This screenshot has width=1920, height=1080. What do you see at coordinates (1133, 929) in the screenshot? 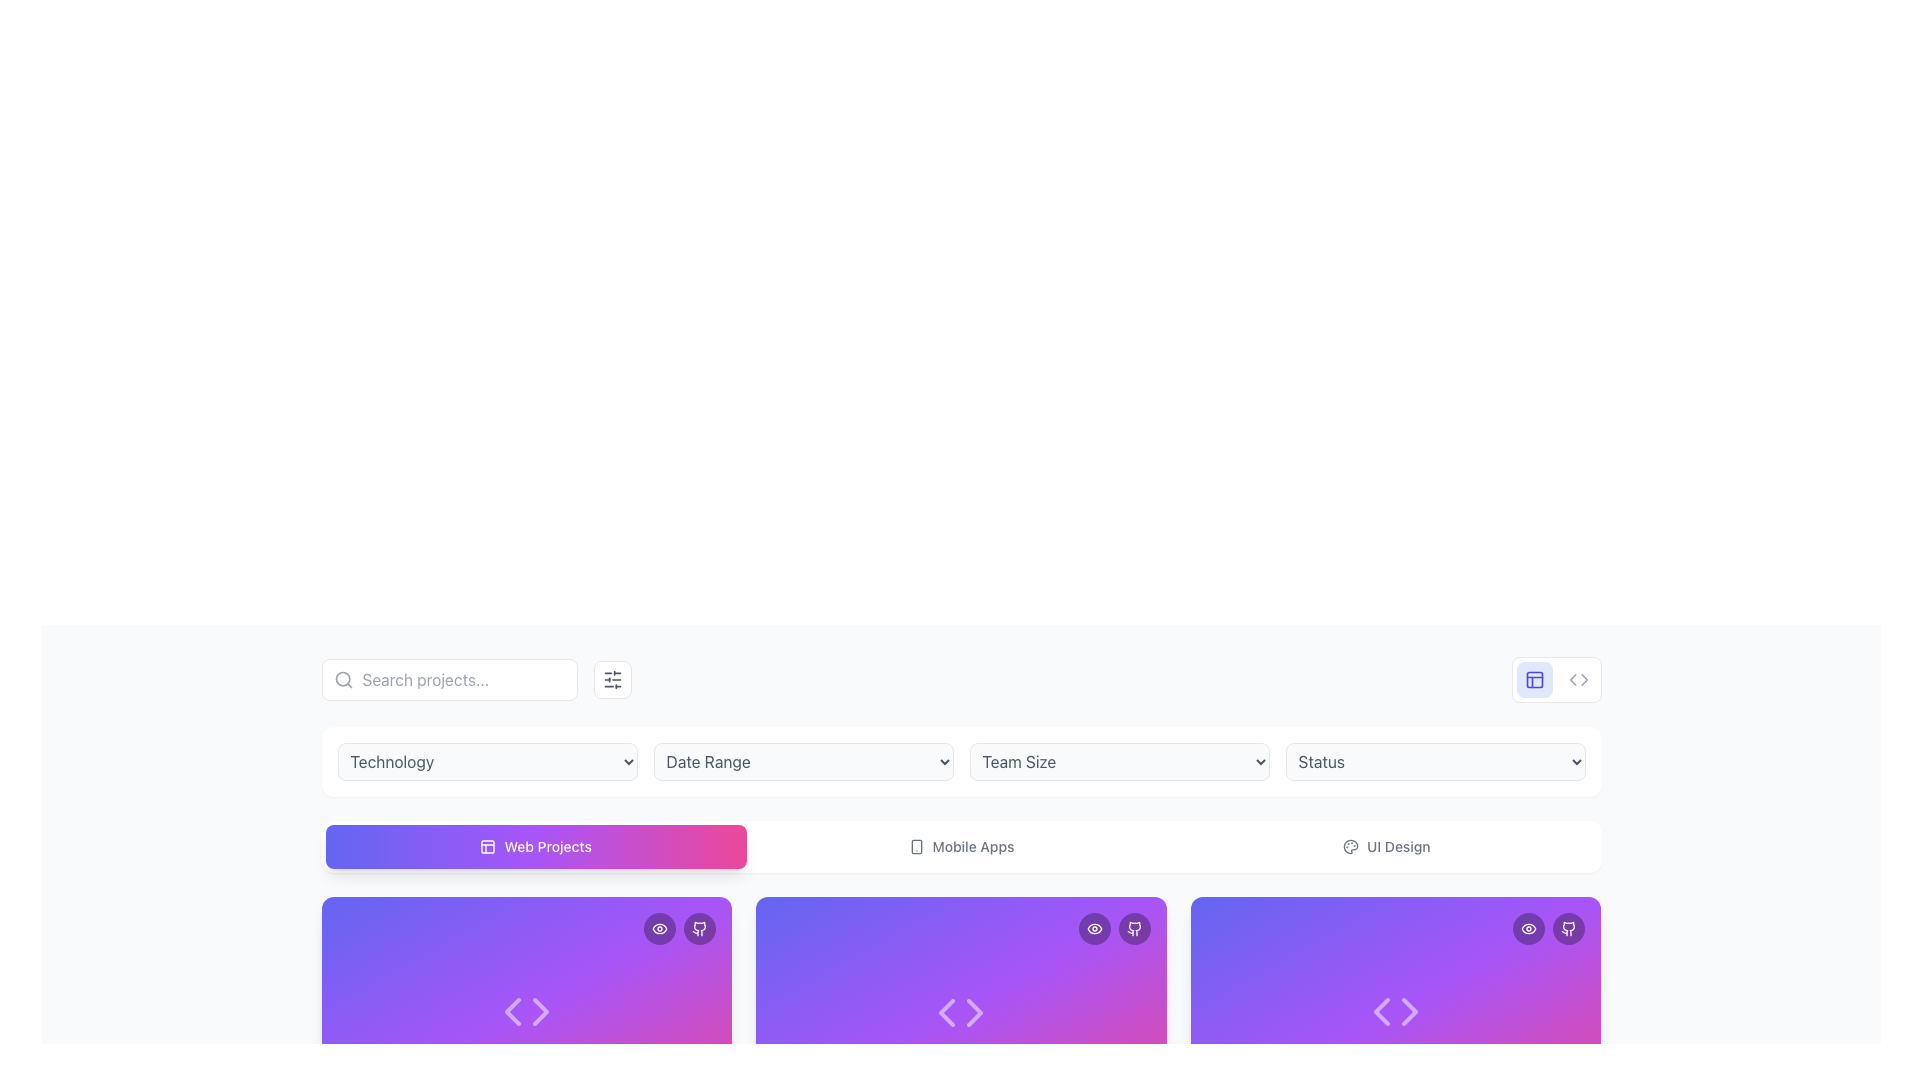
I see `the circular button with a black semi-transparent background and a white GitHub logo` at bounding box center [1133, 929].